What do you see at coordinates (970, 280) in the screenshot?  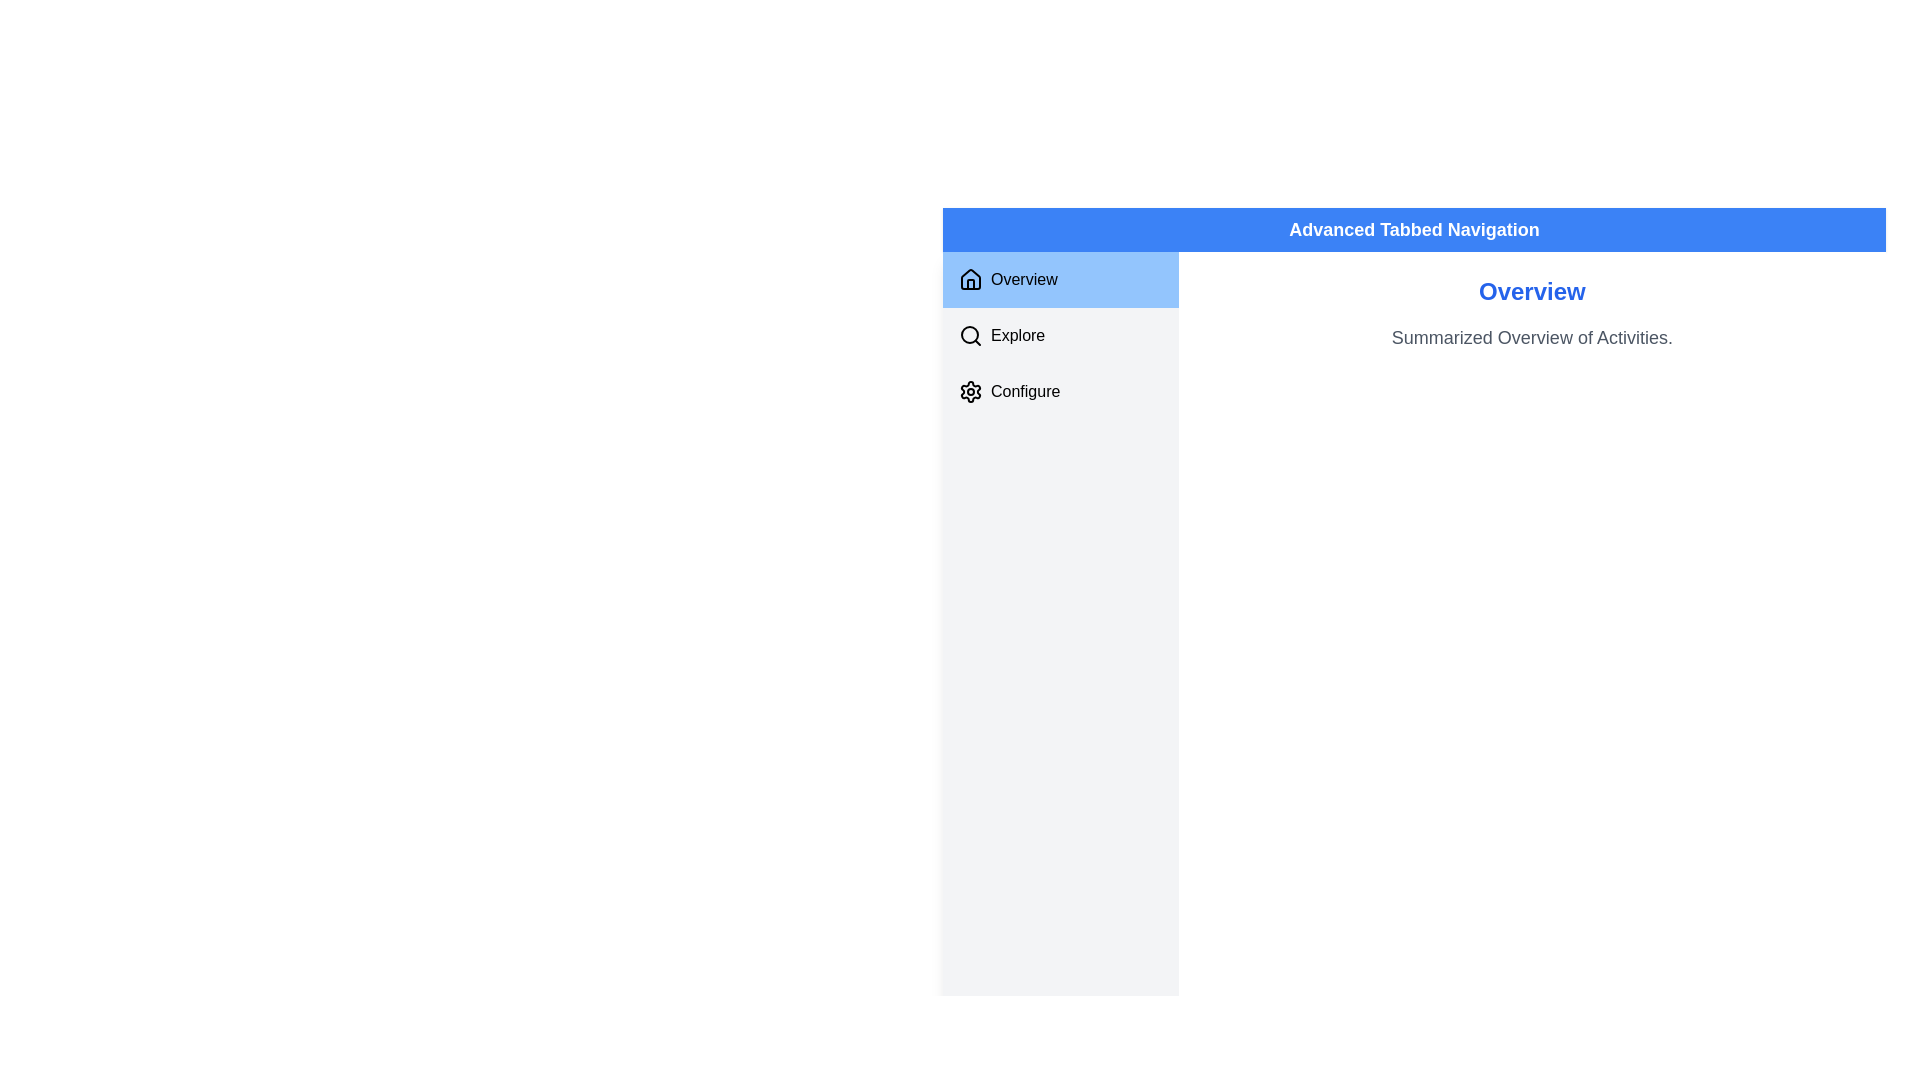 I see `the 'Overview' navigation icon located in the left panel of the interface, which serves as a visual indicator for the main dashboard view` at bounding box center [970, 280].